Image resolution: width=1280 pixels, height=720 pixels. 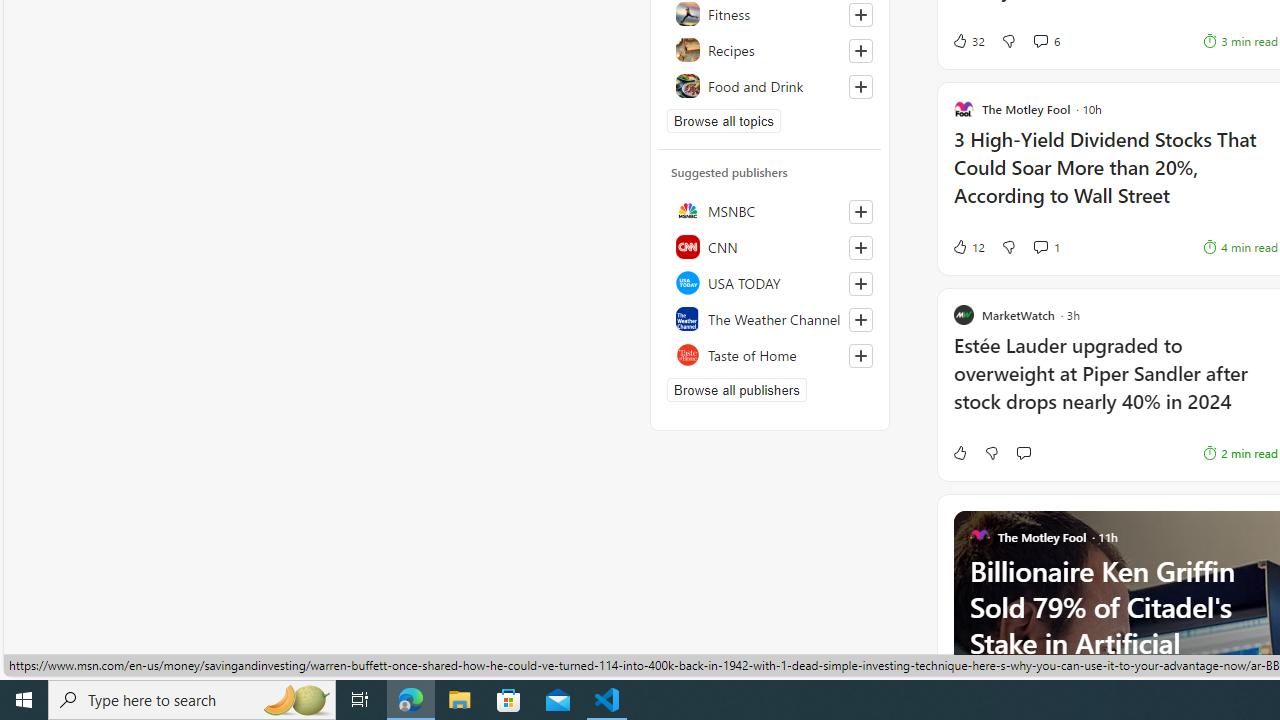 What do you see at coordinates (723, 120) in the screenshot?
I see `'Browse all topics'` at bounding box center [723, 120].